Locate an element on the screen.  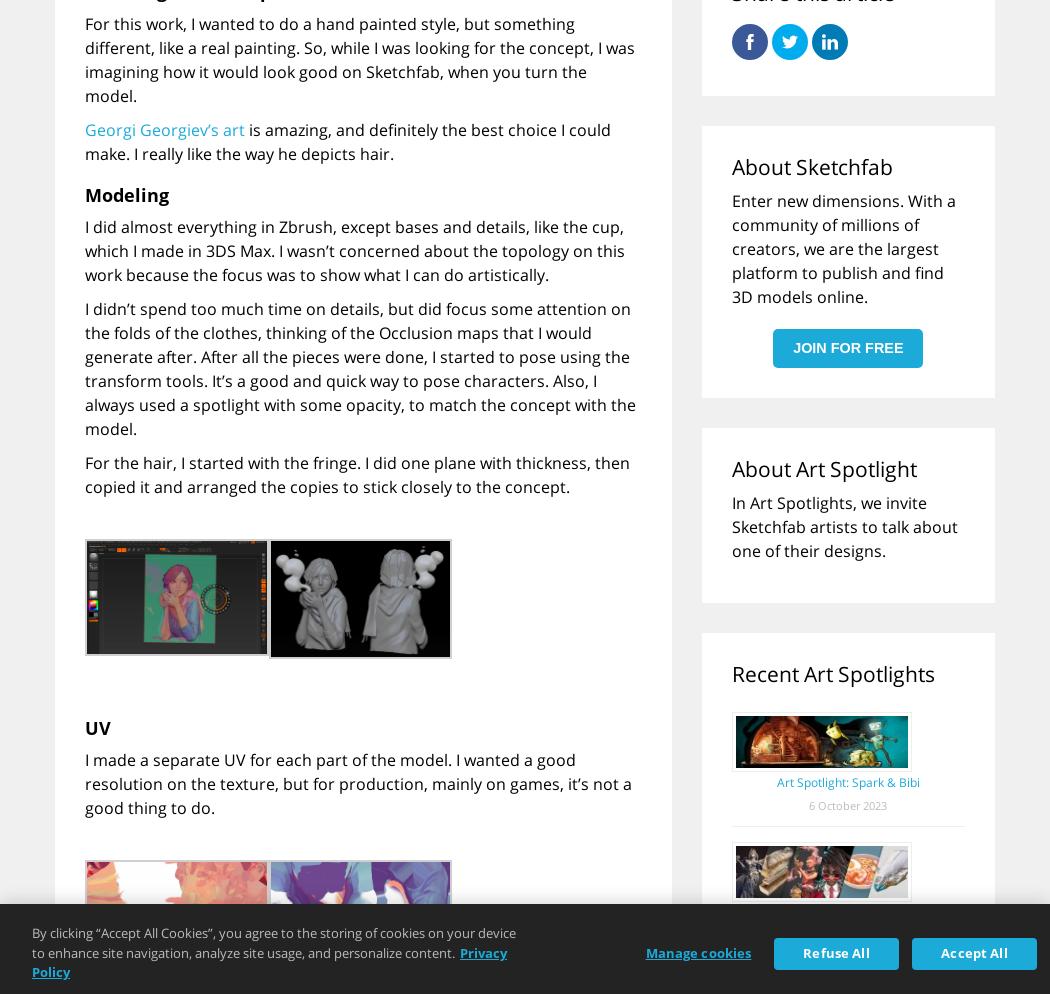
'15 December 2022' is located at coordinates (847, 953).